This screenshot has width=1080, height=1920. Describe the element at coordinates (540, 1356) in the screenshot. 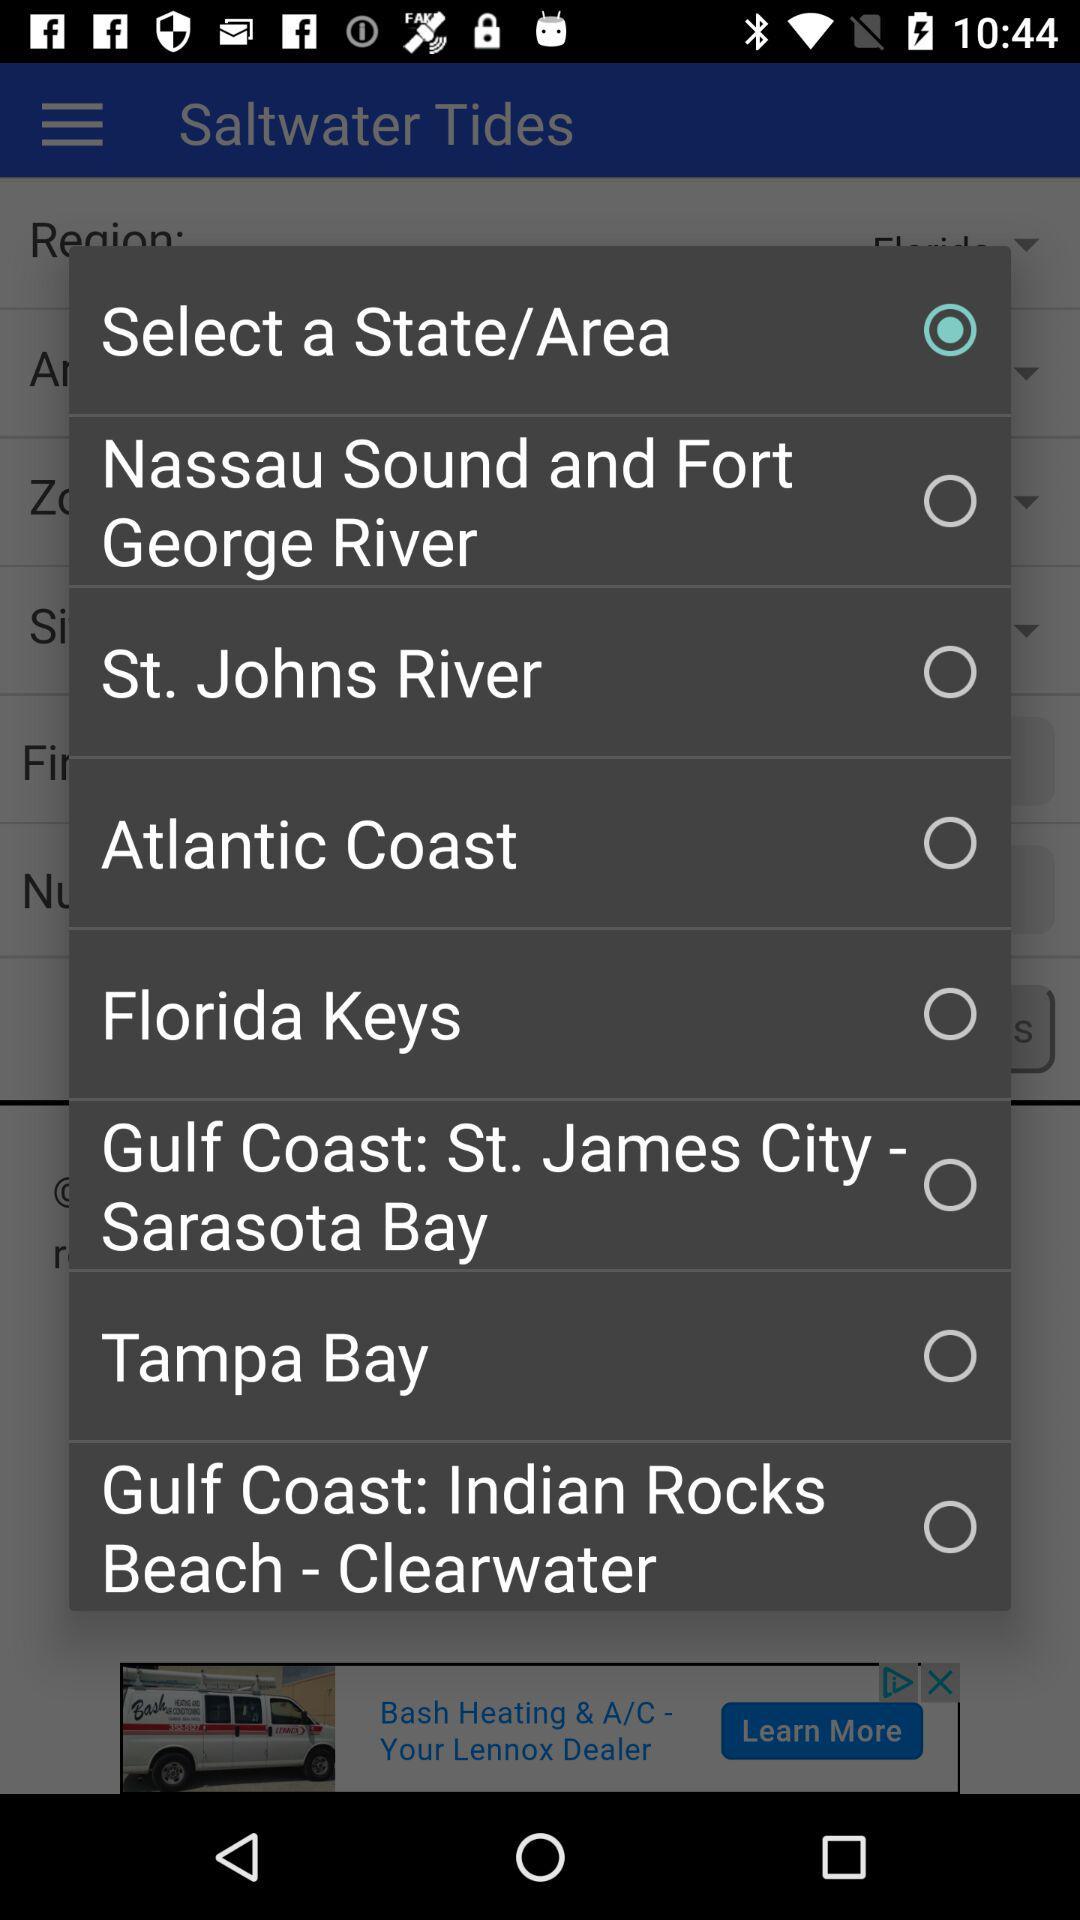

I see `the tampa bay item` at that location.